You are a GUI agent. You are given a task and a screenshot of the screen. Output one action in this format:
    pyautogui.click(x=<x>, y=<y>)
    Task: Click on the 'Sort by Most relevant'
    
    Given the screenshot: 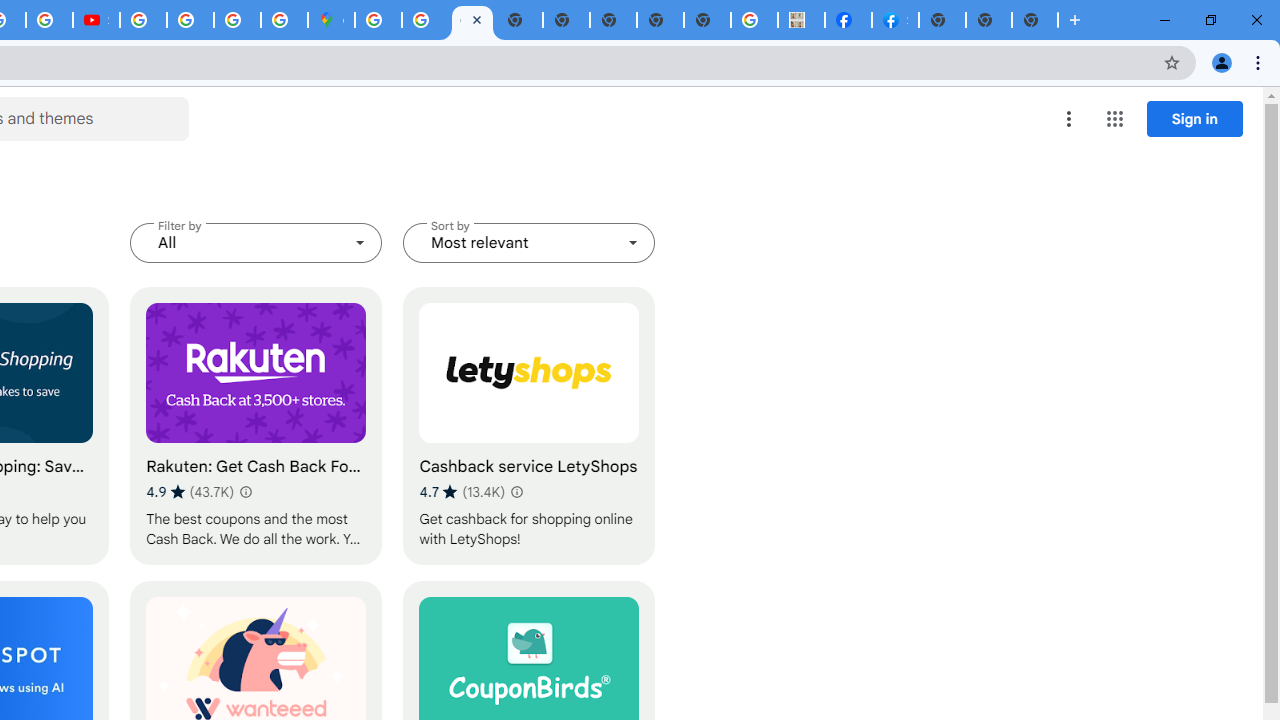 What is the action you would take?
    pyautogui.click(x=529, y=242)
    